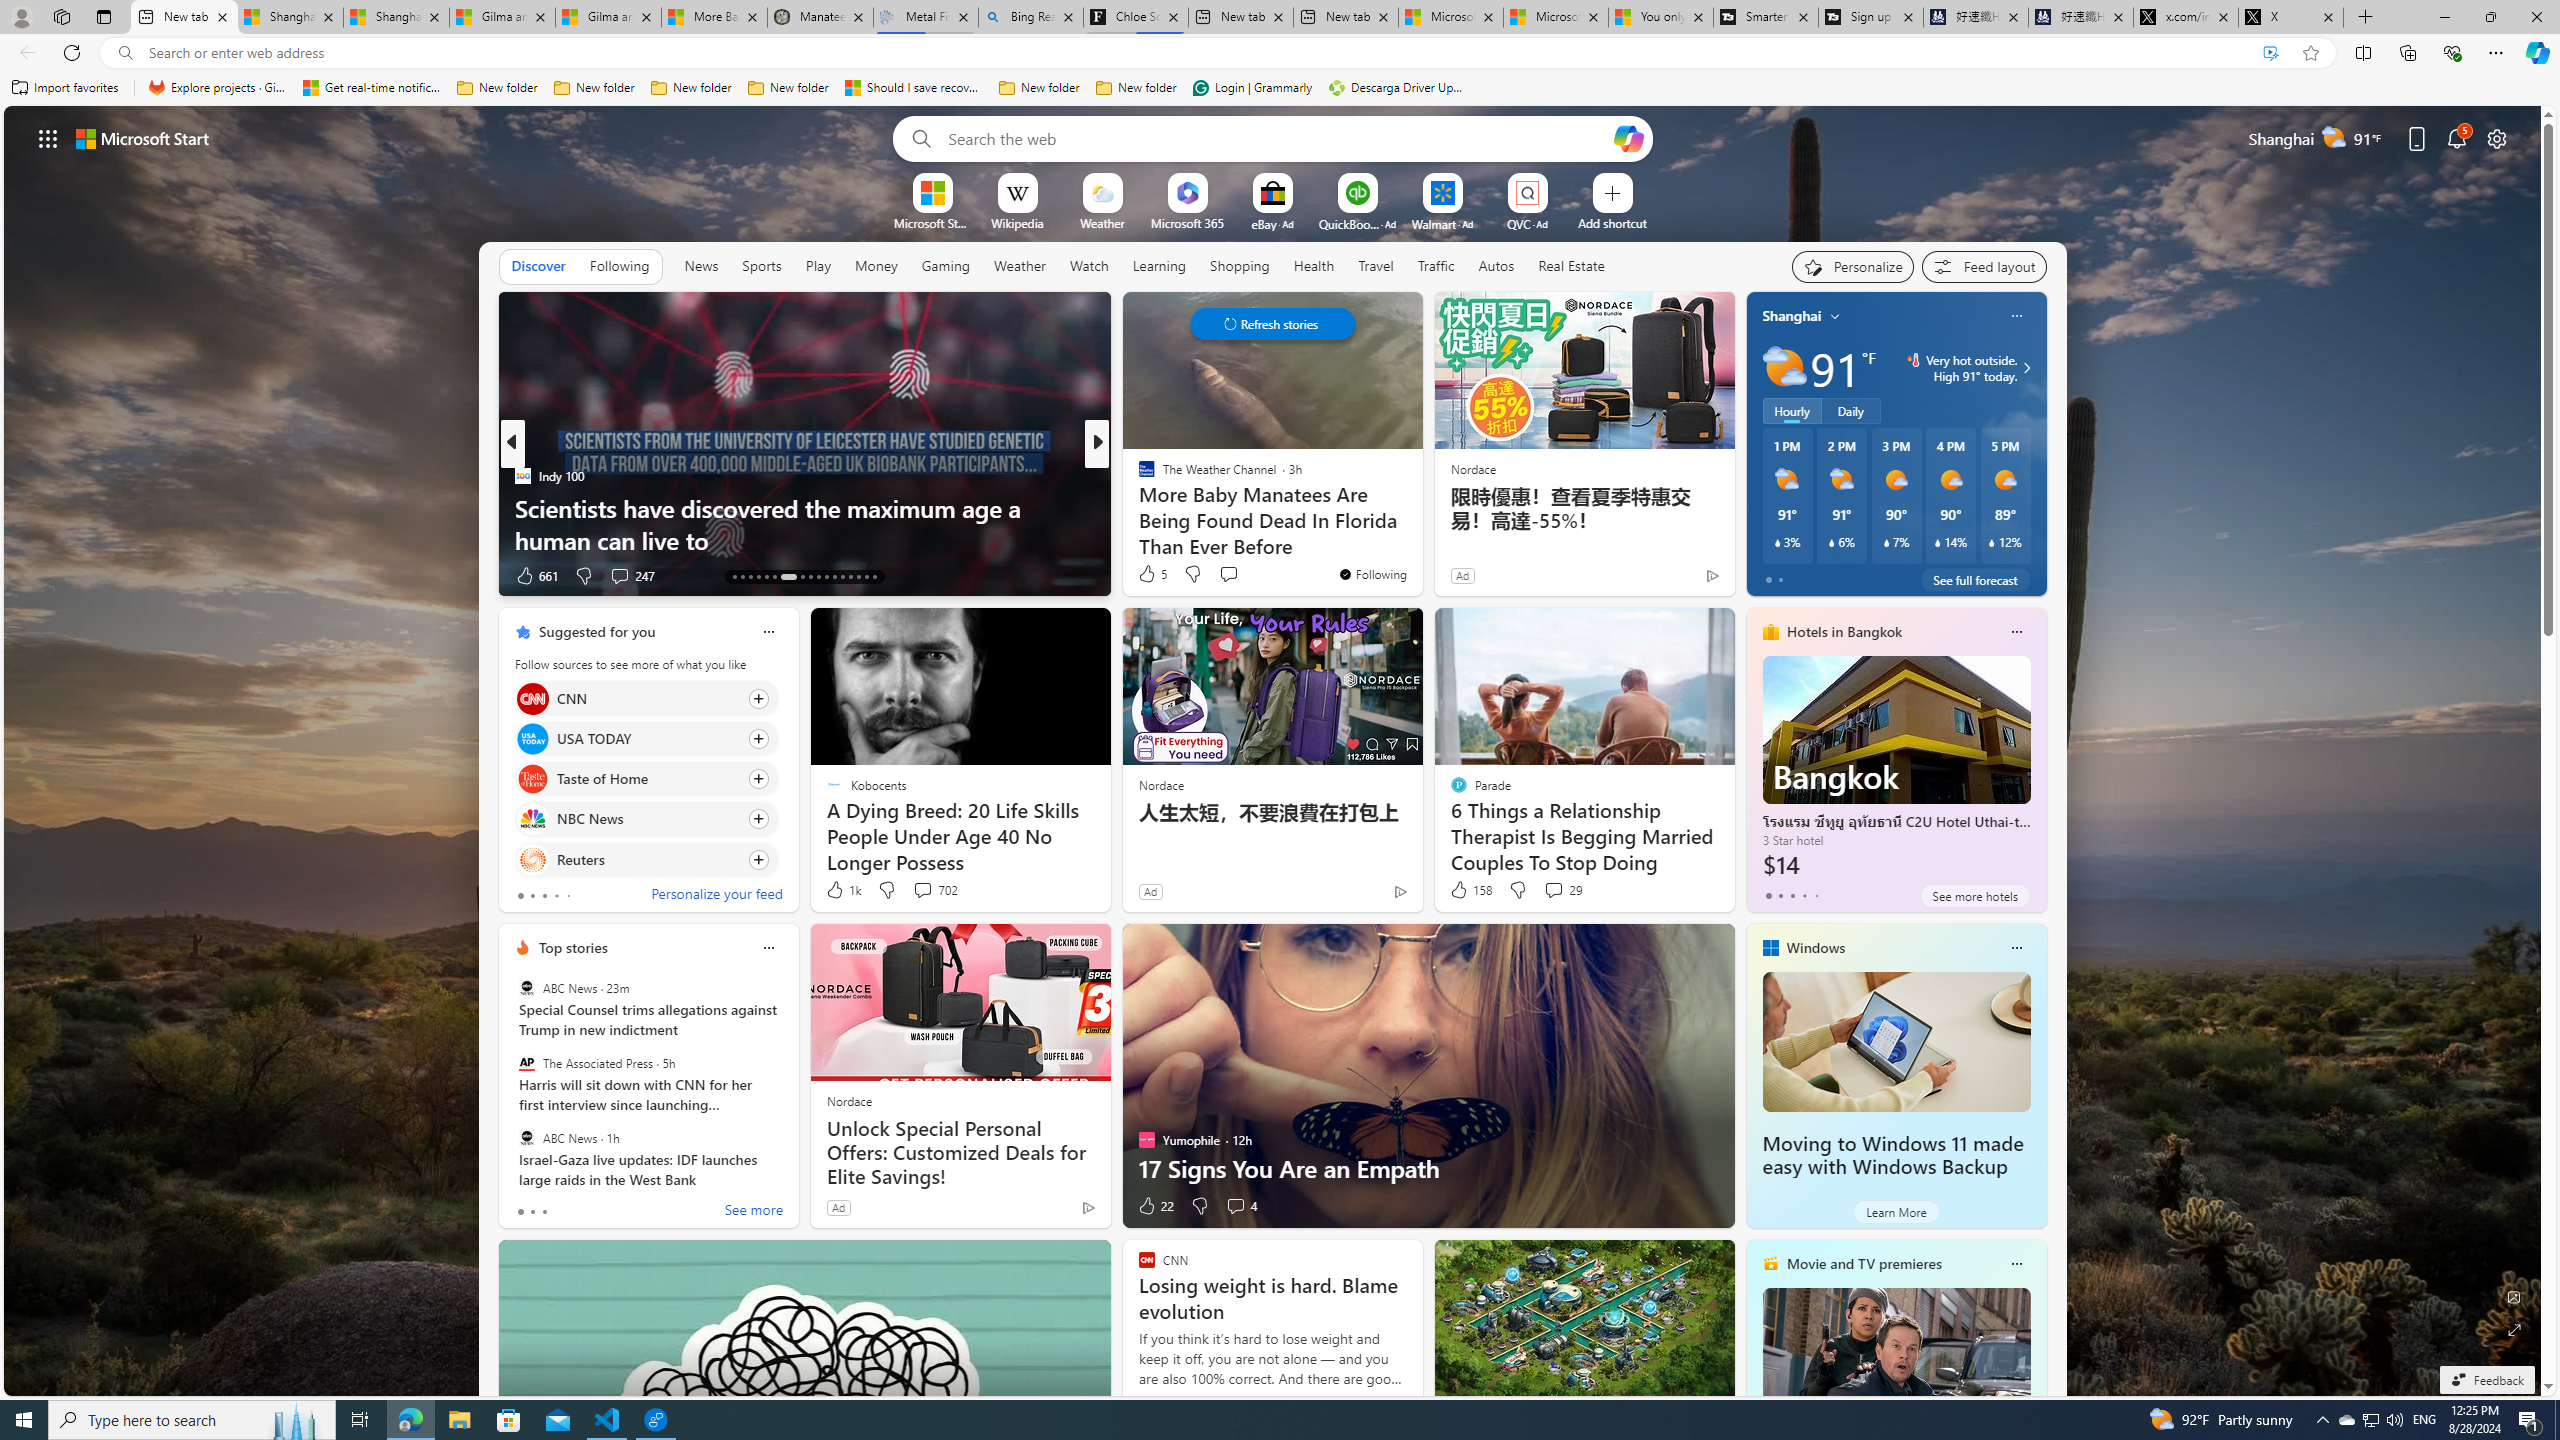 This screenshot has width=2560, height=1440. What do you see at coordinates (619, 574) in the screenshot?
I see `'View comments 247 Comment'` at bounding box center [619, 574].